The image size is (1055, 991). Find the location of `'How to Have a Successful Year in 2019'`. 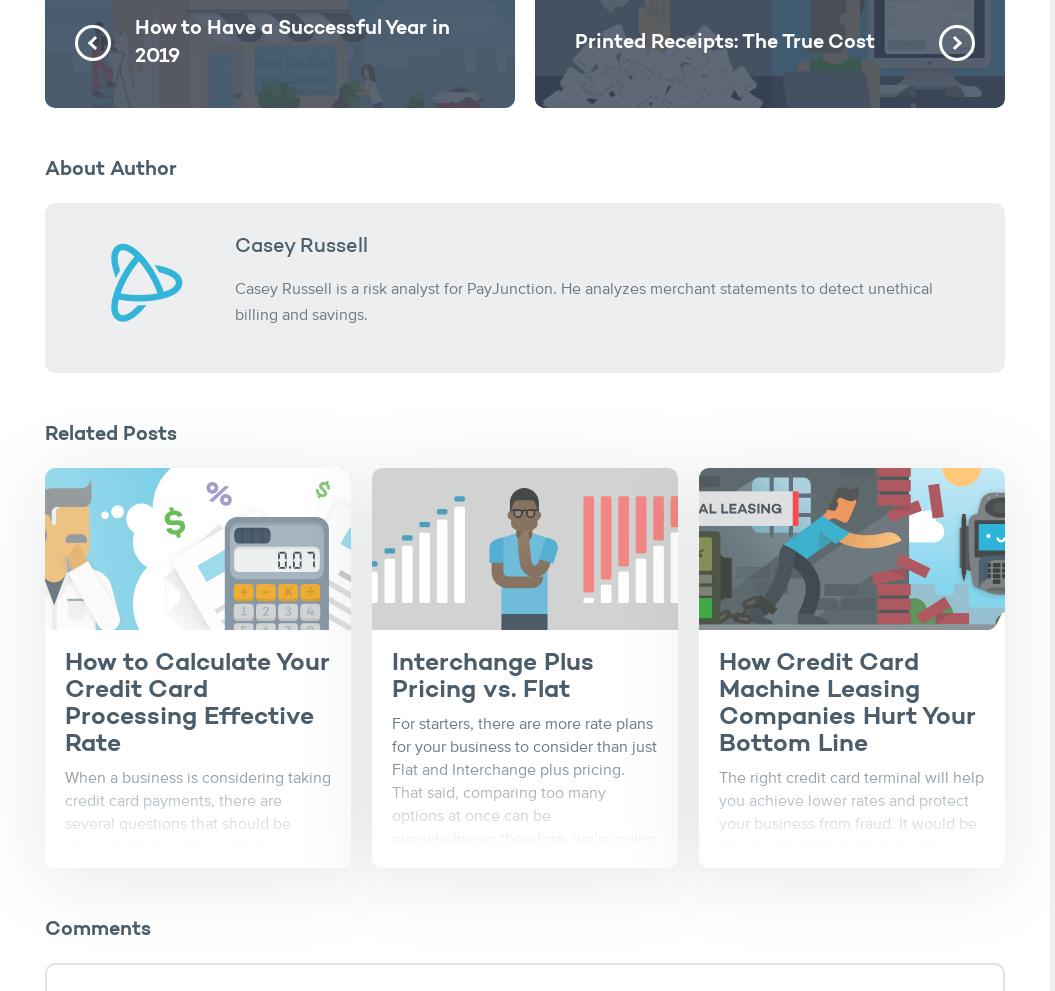

'How to Have a Successful Year in 2019' is located at coordinates (292, 42).